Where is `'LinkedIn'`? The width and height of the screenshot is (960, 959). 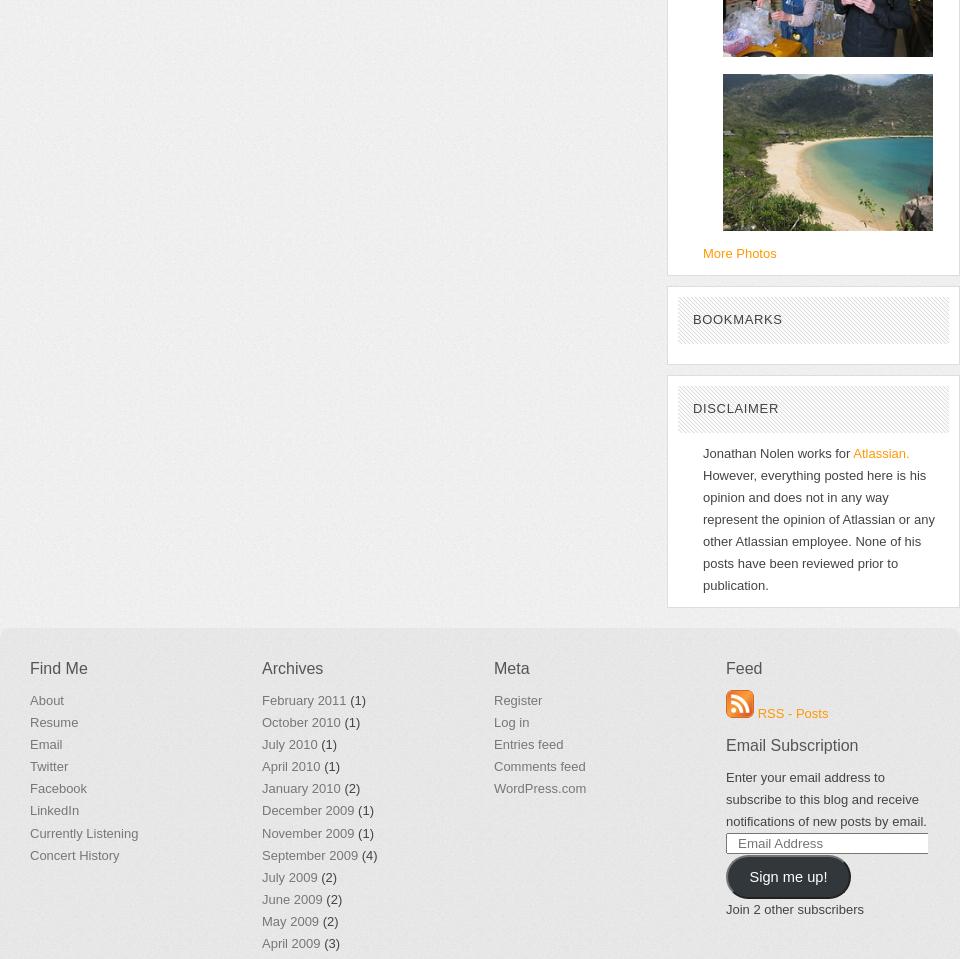
'LinkedIn' is located at coordinates (53, 810).